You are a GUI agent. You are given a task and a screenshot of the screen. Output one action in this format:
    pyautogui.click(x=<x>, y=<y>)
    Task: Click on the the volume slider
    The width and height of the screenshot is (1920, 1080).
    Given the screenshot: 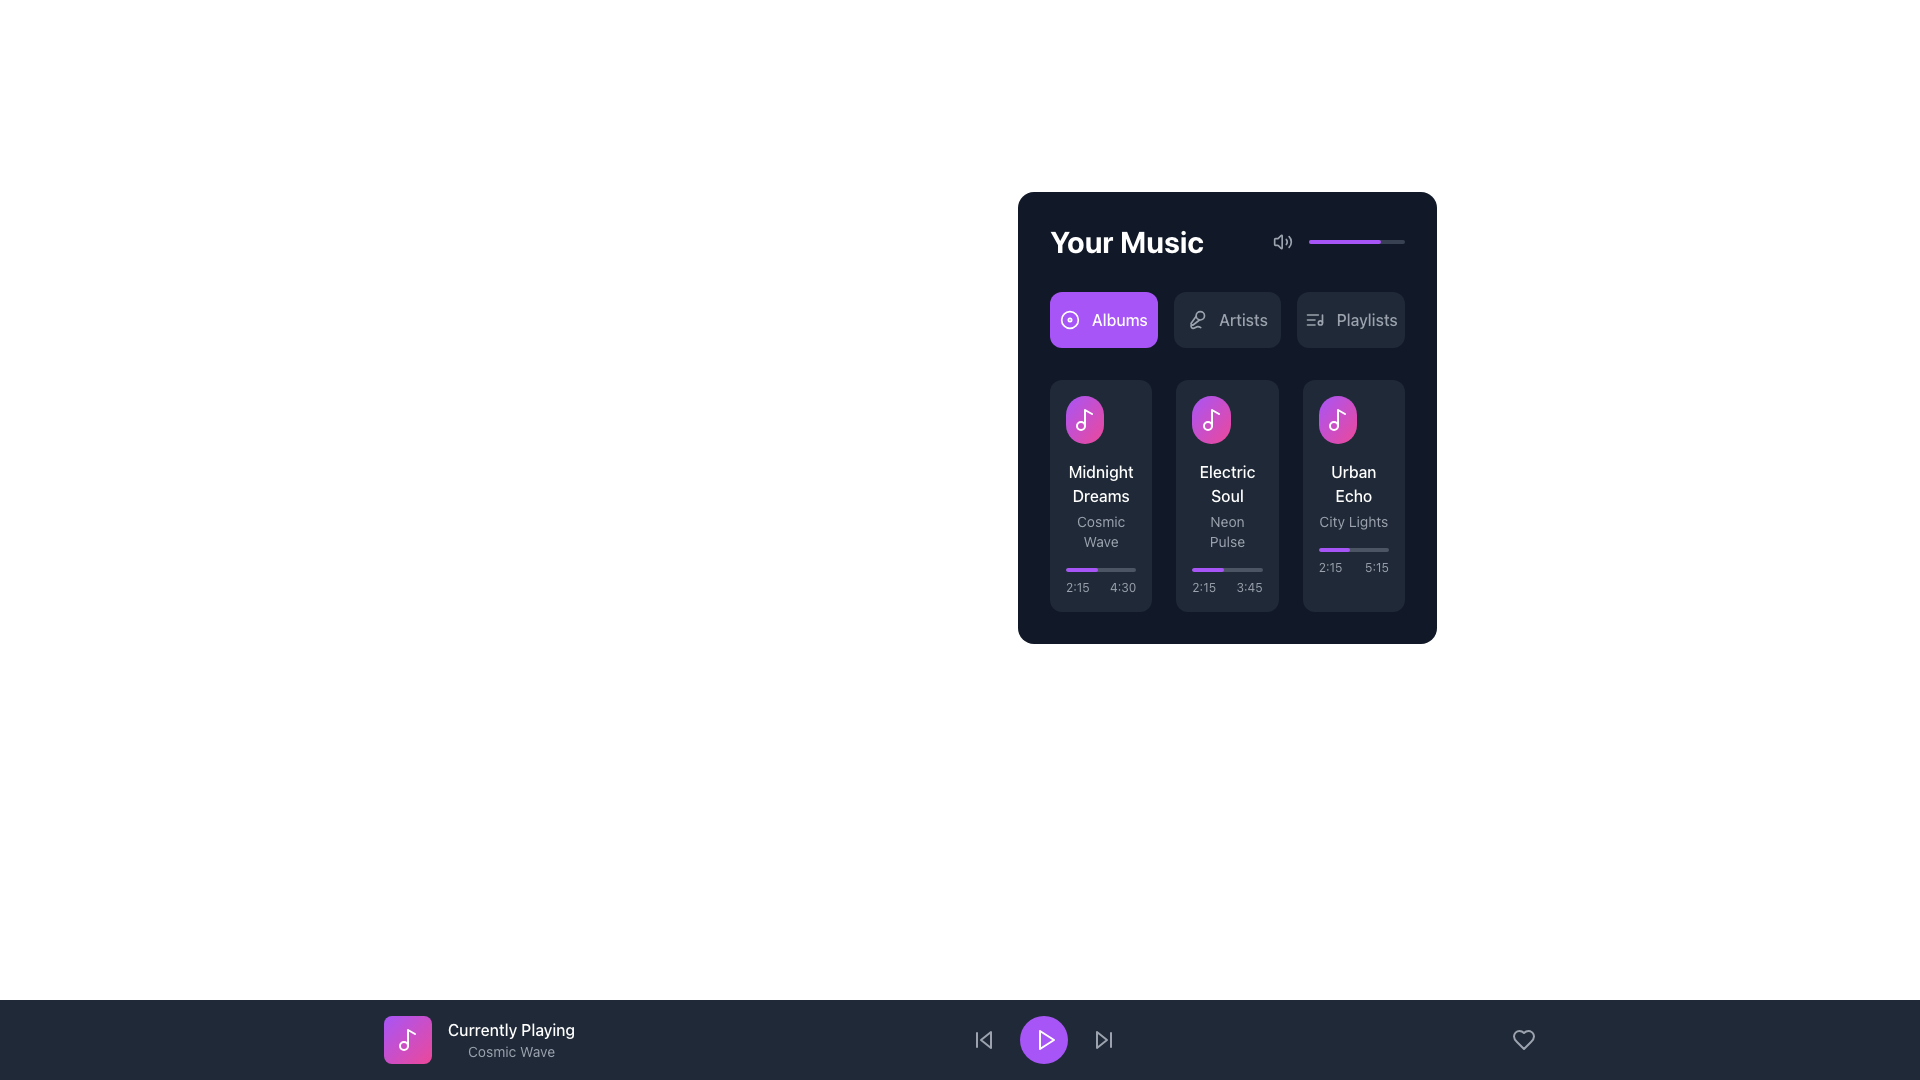 What is the action you would take?
    pyautogui.click(x=1385, y=241)
    